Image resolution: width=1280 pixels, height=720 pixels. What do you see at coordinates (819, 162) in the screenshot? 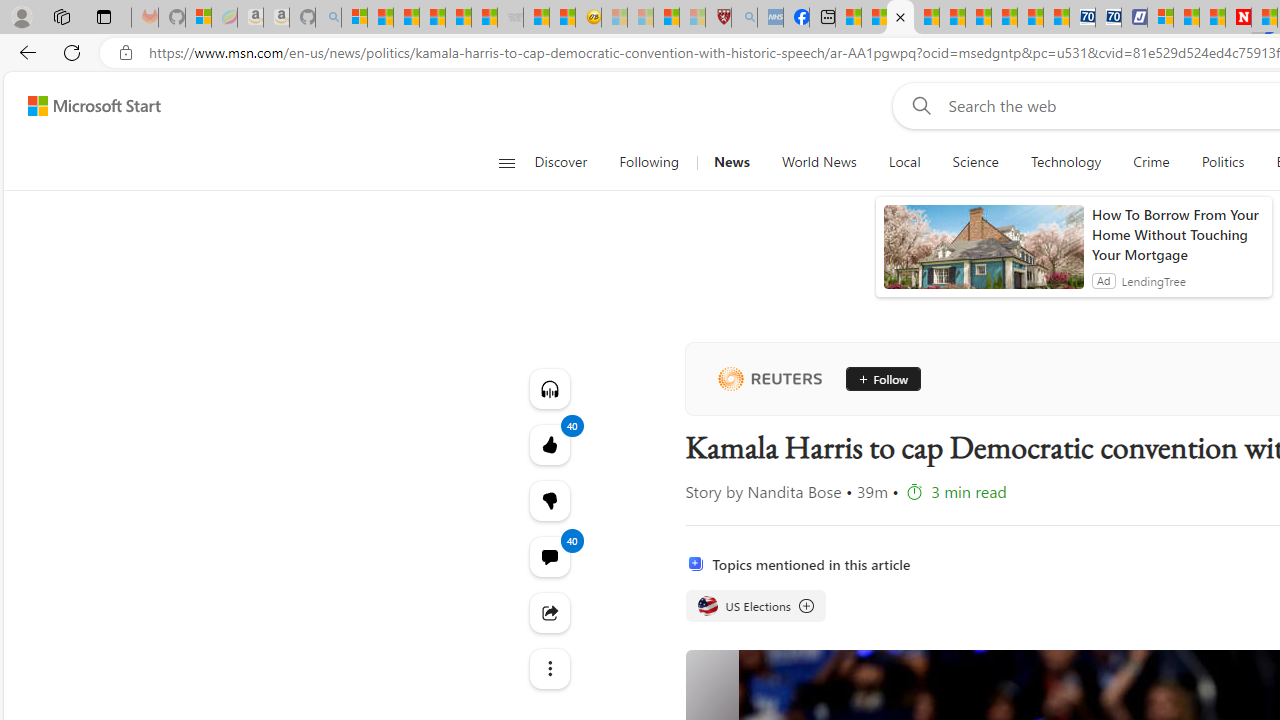
I see `'World News'` at bounding box center [819, 162].